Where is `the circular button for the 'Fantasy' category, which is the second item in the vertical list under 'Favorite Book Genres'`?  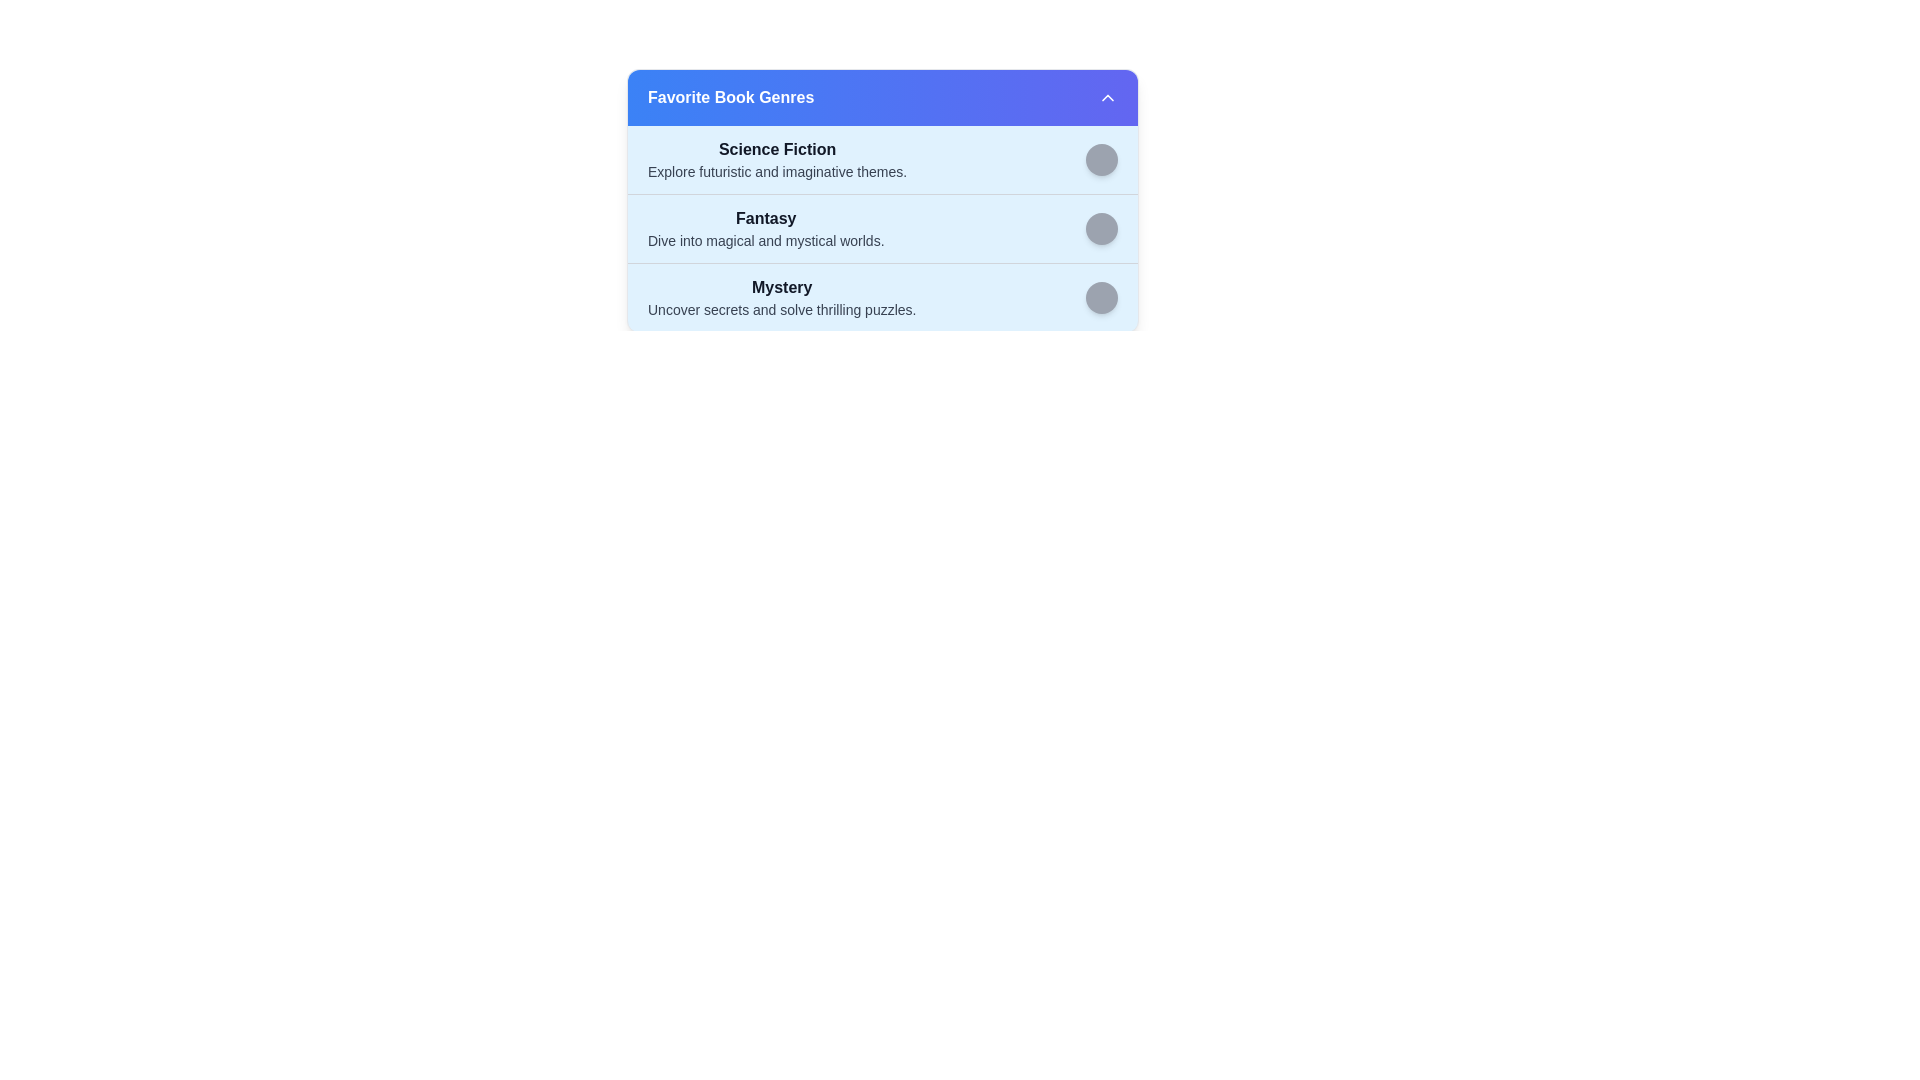
the circular button for the 'Fantasy' category, which is the second item in the vertical list under 'Favorite Book Genres' is located at coordinates (882, 227).